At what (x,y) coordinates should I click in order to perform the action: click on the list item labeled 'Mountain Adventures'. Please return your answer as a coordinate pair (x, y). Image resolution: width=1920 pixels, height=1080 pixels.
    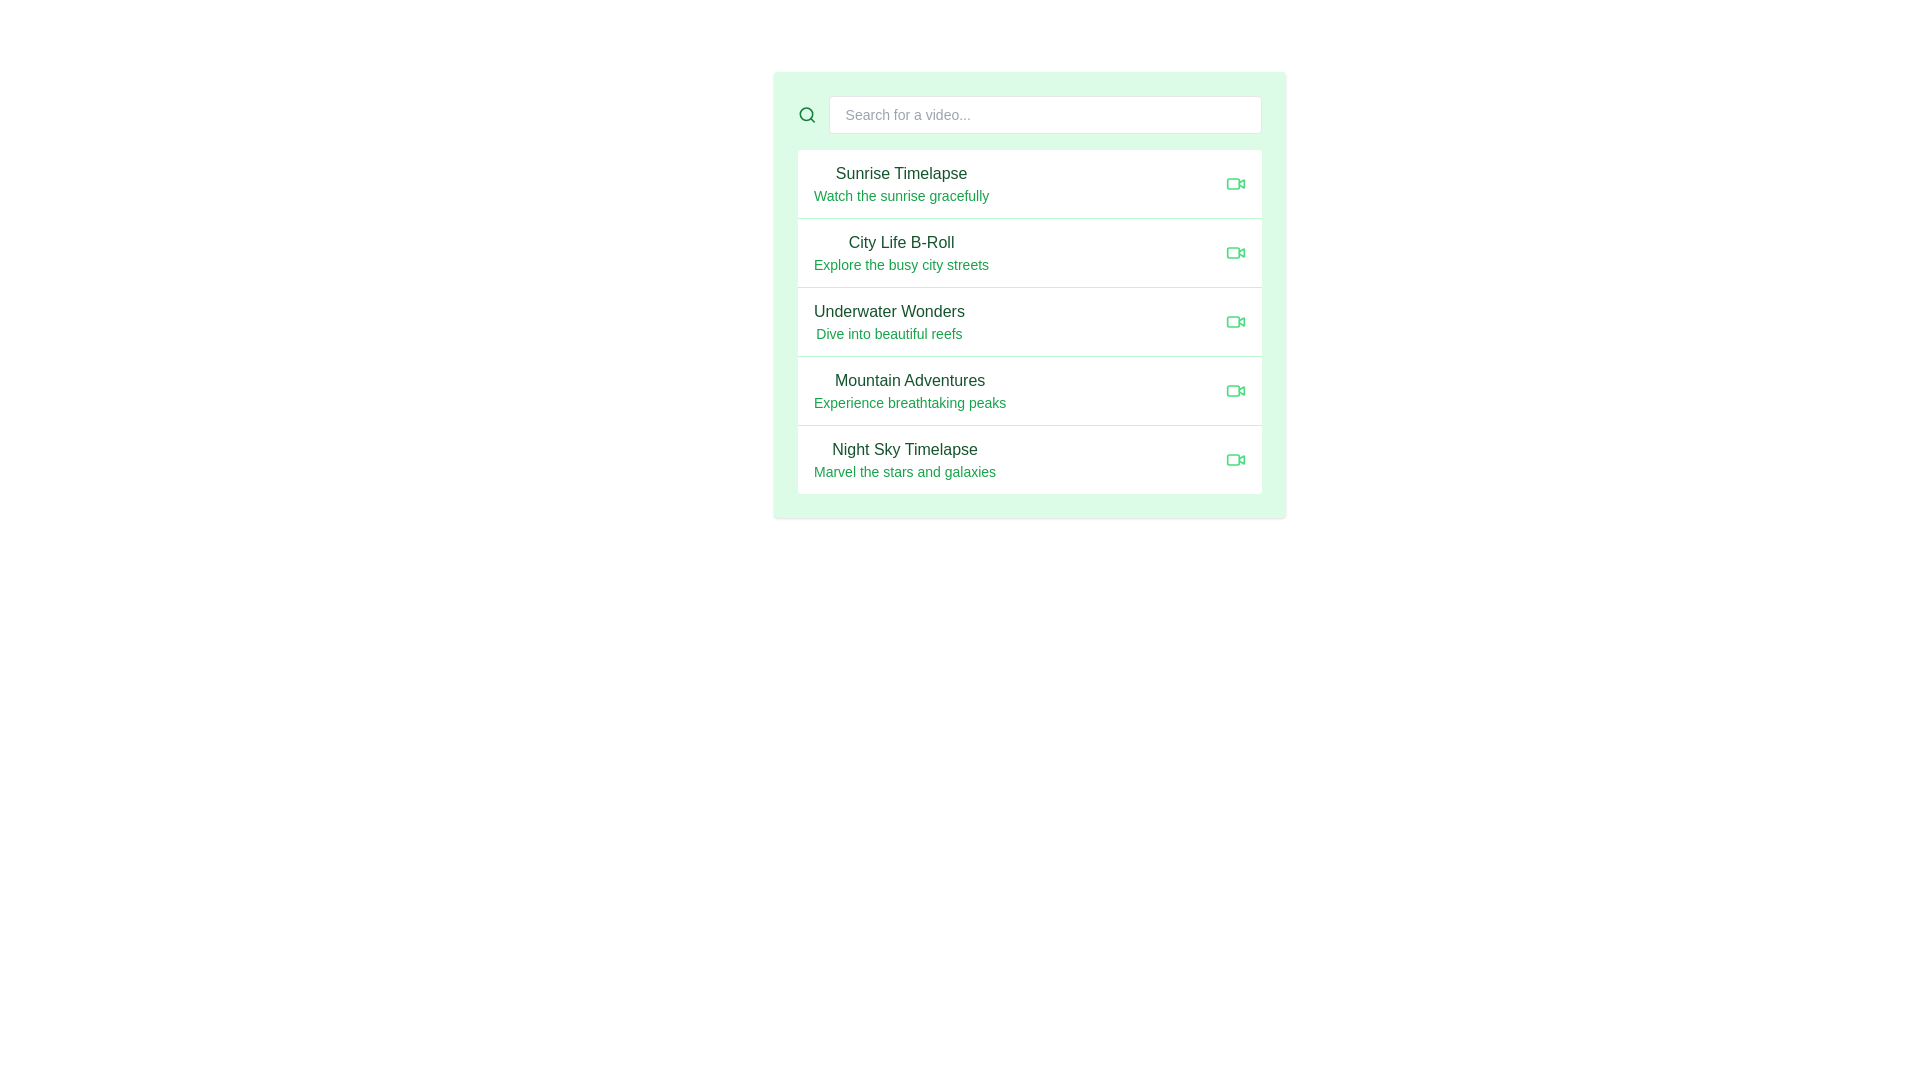
    Looking at the image, I should click on (909, 390).